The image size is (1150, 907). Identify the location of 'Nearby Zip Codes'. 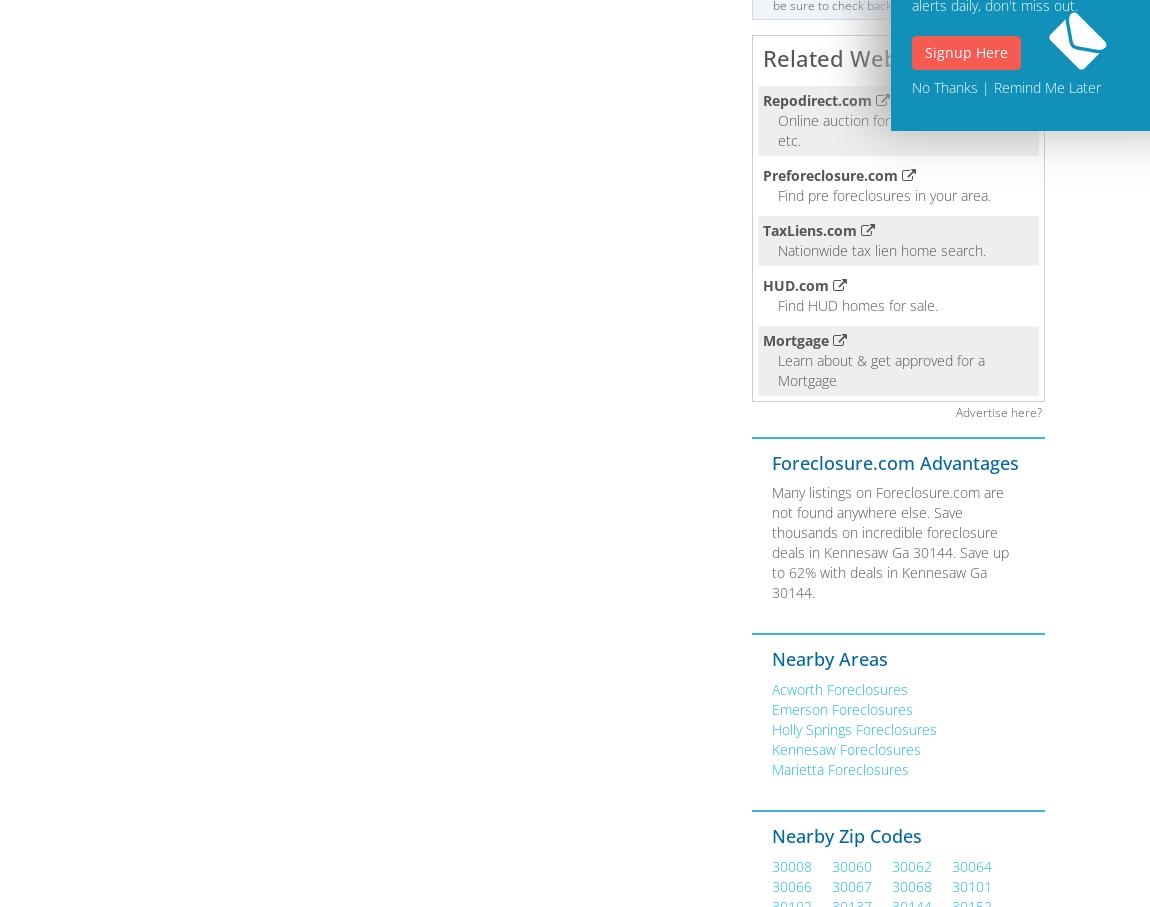
(845, 834).